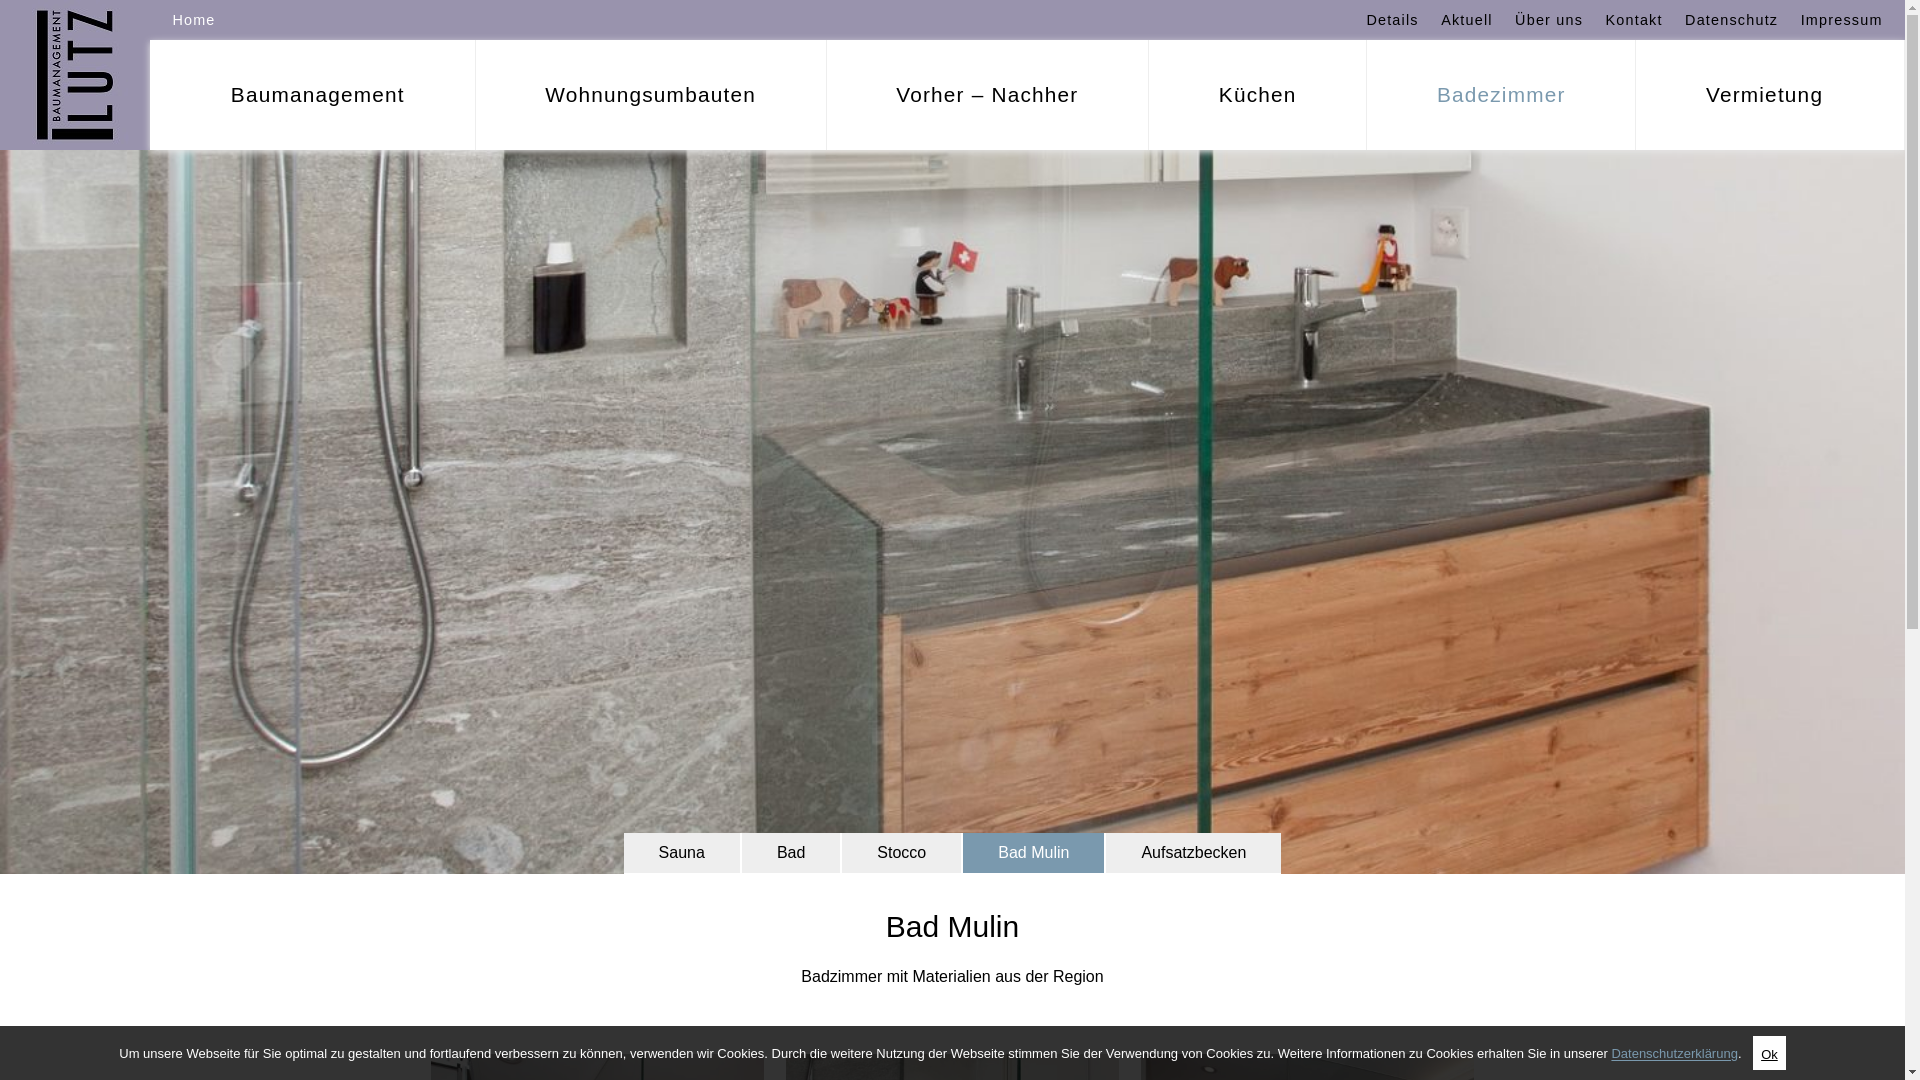 This screenshot has height=1080, width=1920. Describe the element at coordinates (1846, 19) in the screenshot. I see `'Impressum'` at that location.